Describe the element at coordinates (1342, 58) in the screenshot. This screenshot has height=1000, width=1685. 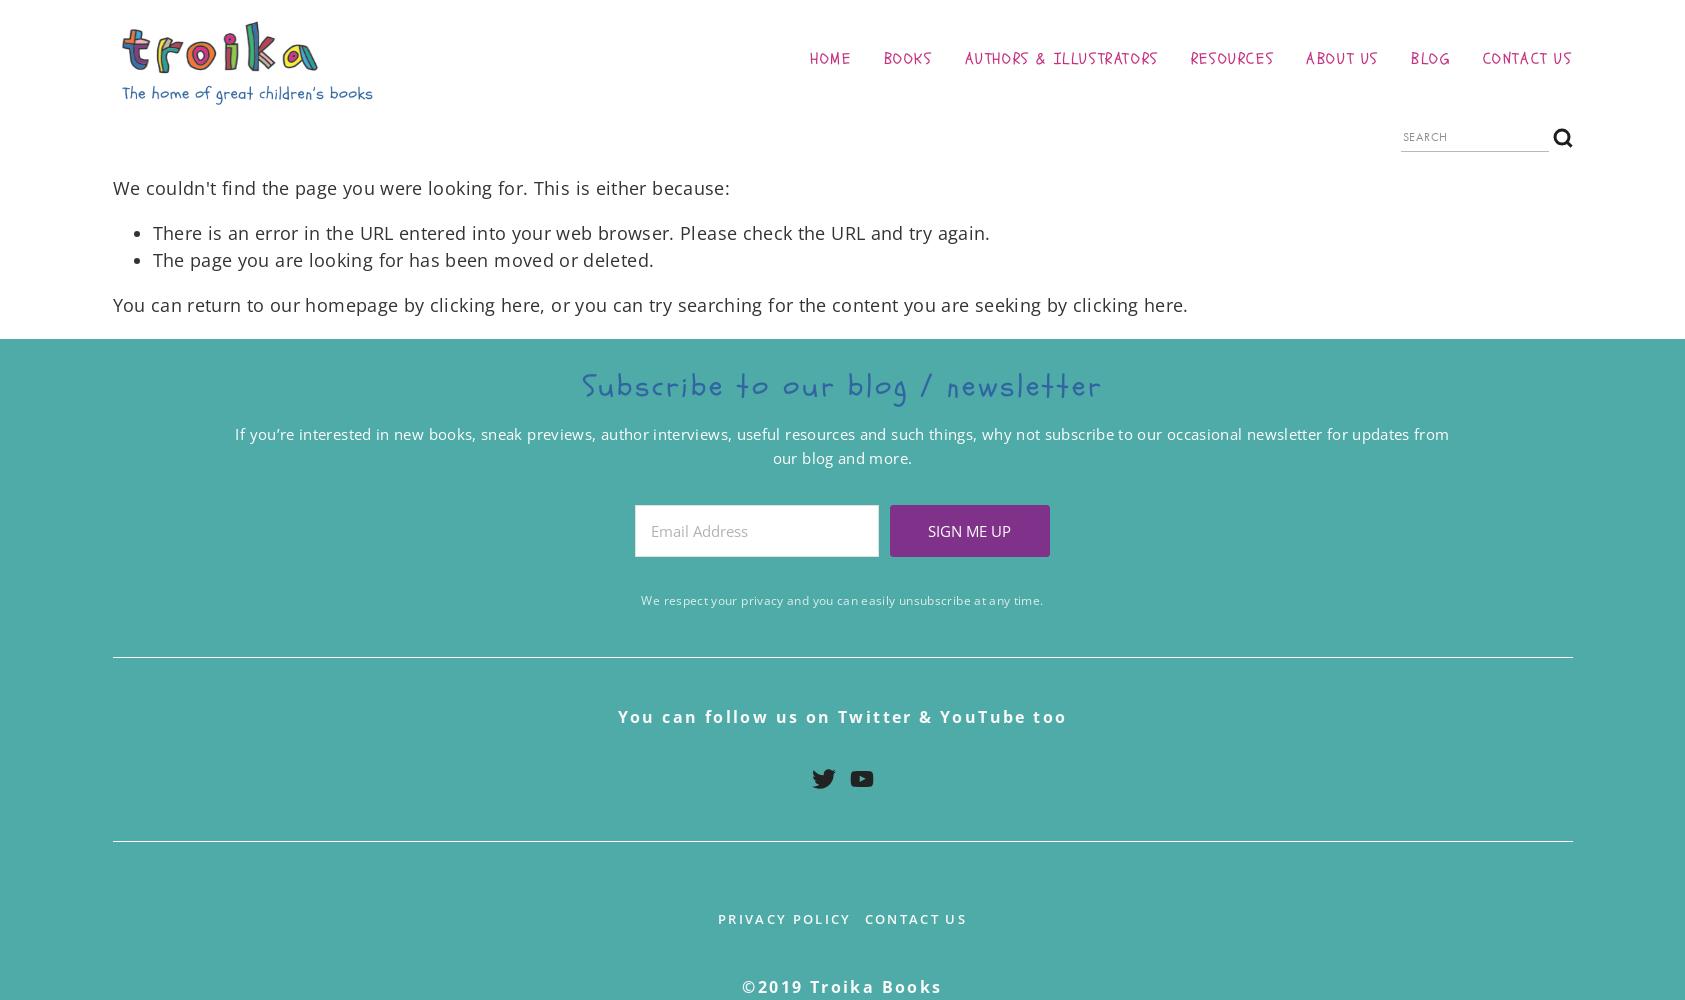
I see `'About us'` at that location.